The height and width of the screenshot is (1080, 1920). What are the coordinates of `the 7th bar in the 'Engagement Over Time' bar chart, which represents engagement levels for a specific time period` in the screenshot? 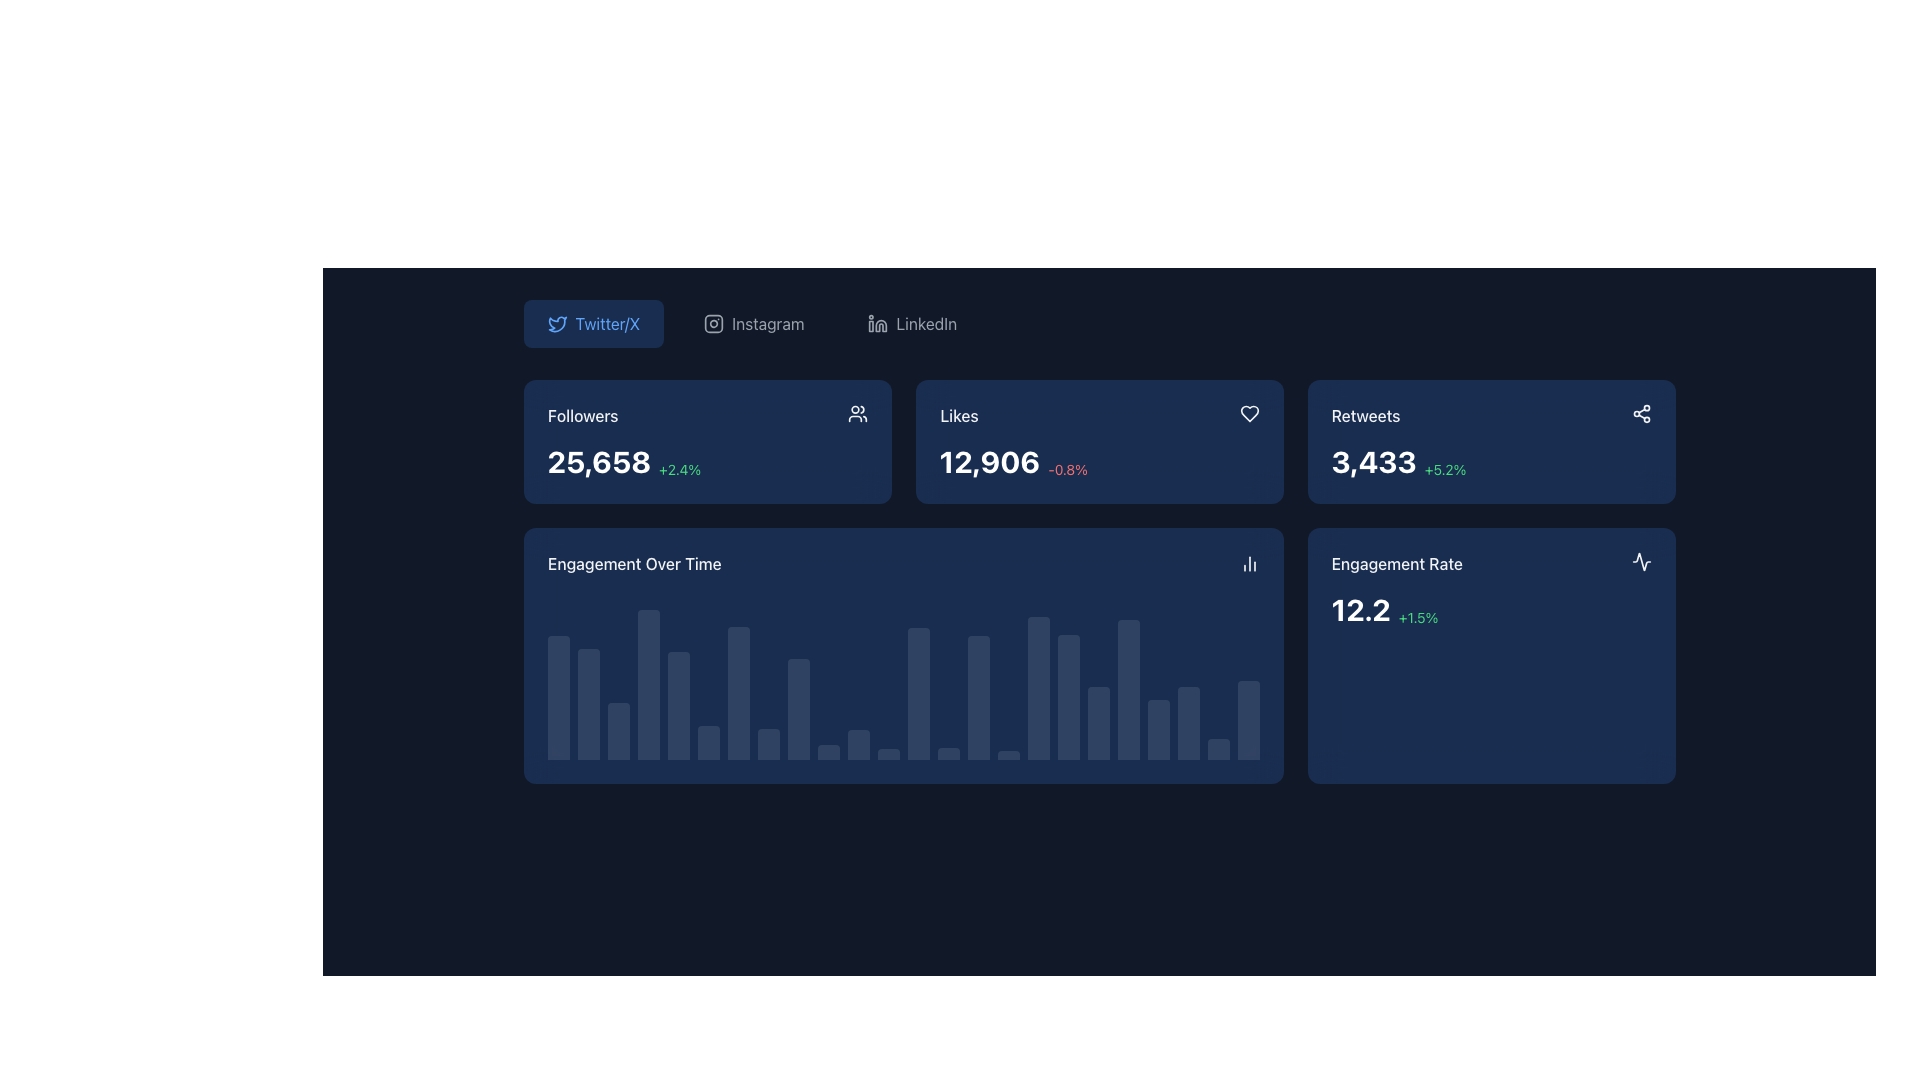 It's located at (737, 692).